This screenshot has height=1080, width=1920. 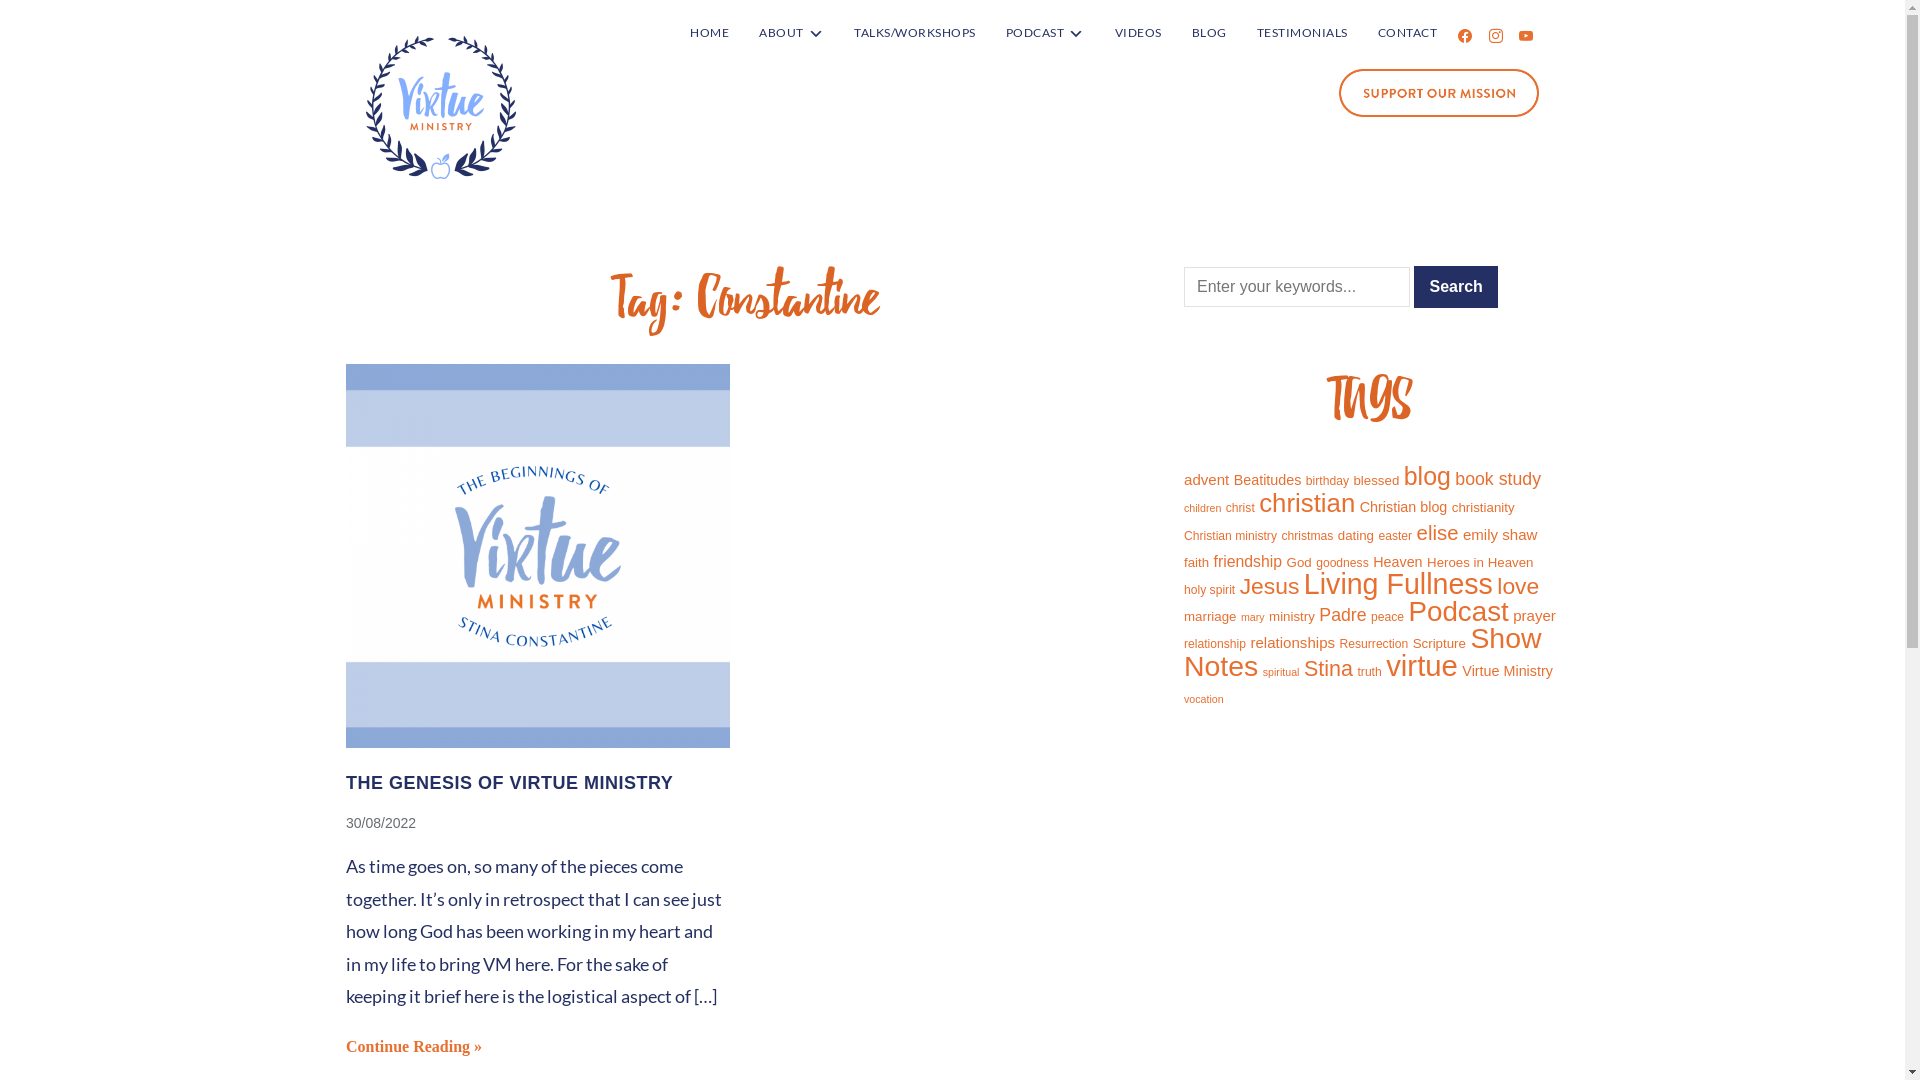 What do you see at coordinates (1402, 505) in the screenshot?
I see `'Christian blog'` at bounding box center [1402, 505].